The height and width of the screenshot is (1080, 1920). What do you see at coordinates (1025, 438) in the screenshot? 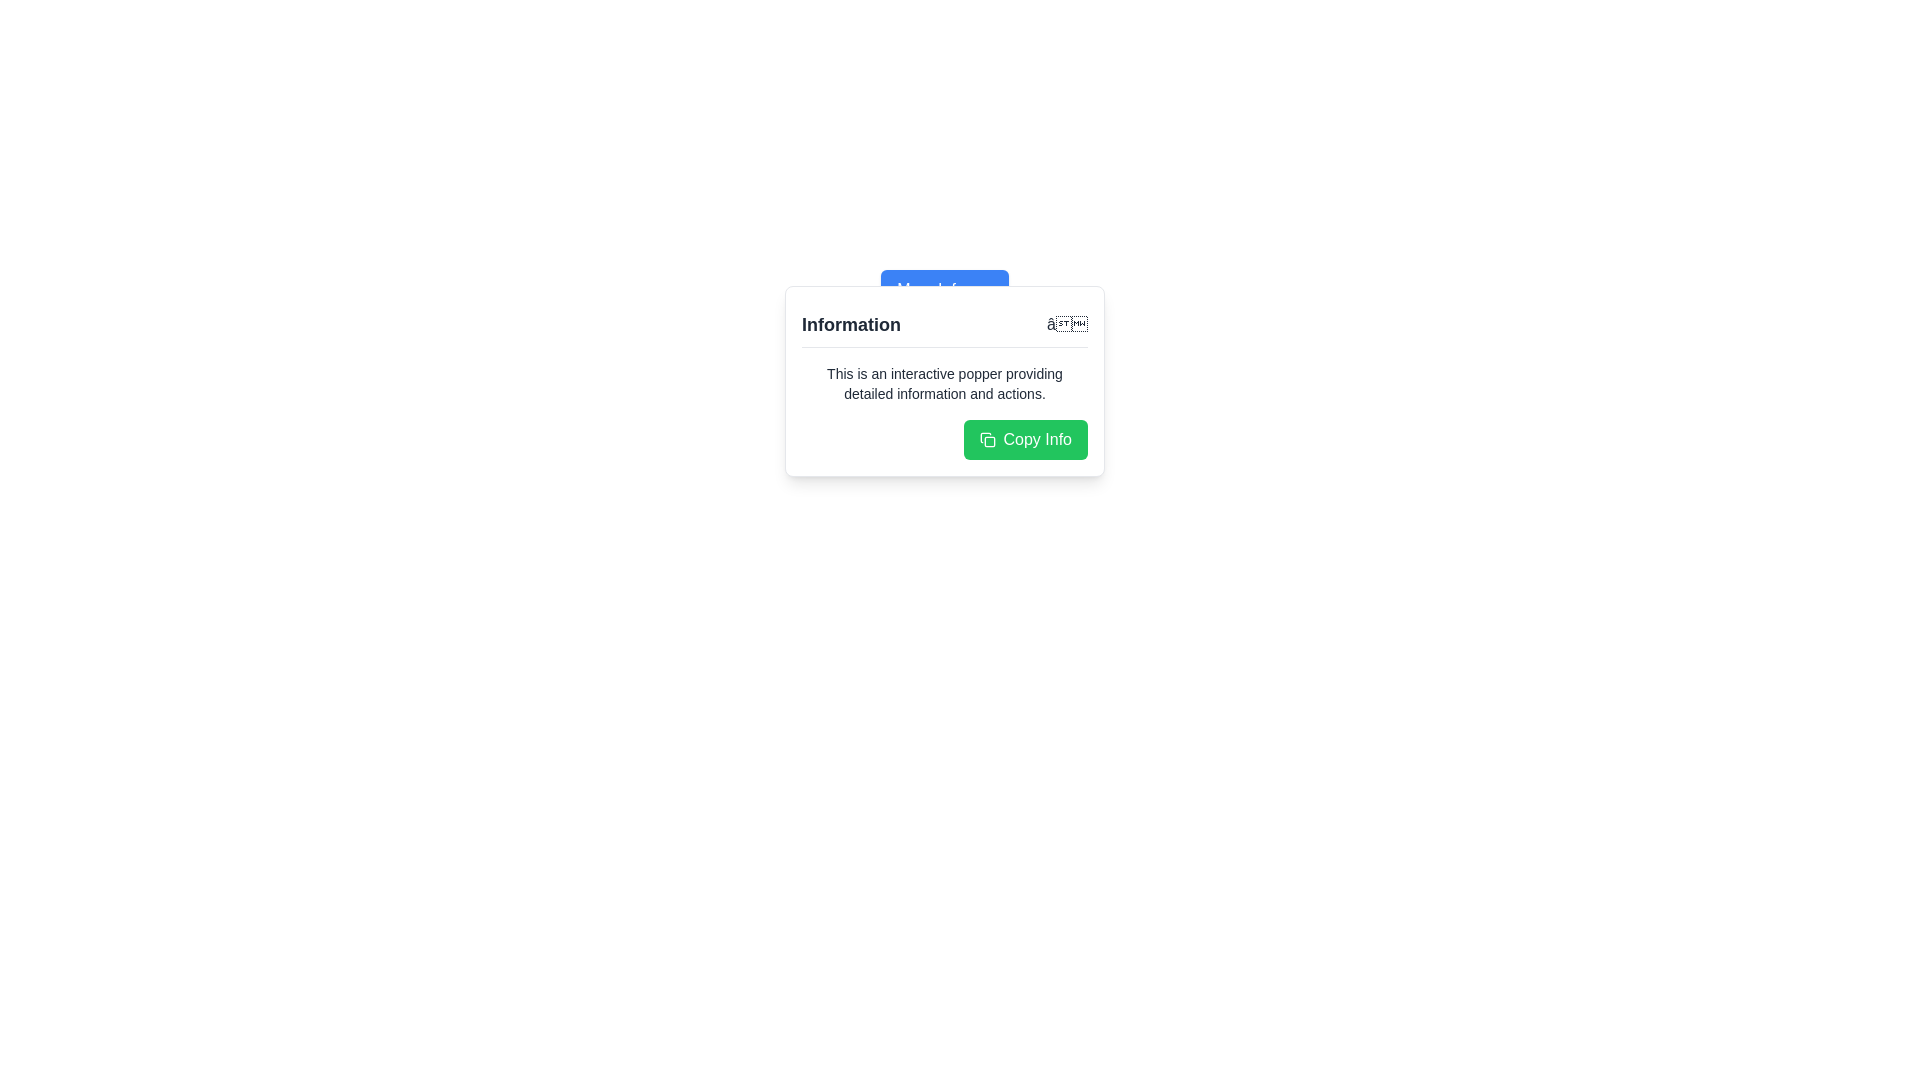
I see `the button located at the bottom-right corner of the pop-up modal to provide a visual cue for the user` at bounding box center [1025, 438].